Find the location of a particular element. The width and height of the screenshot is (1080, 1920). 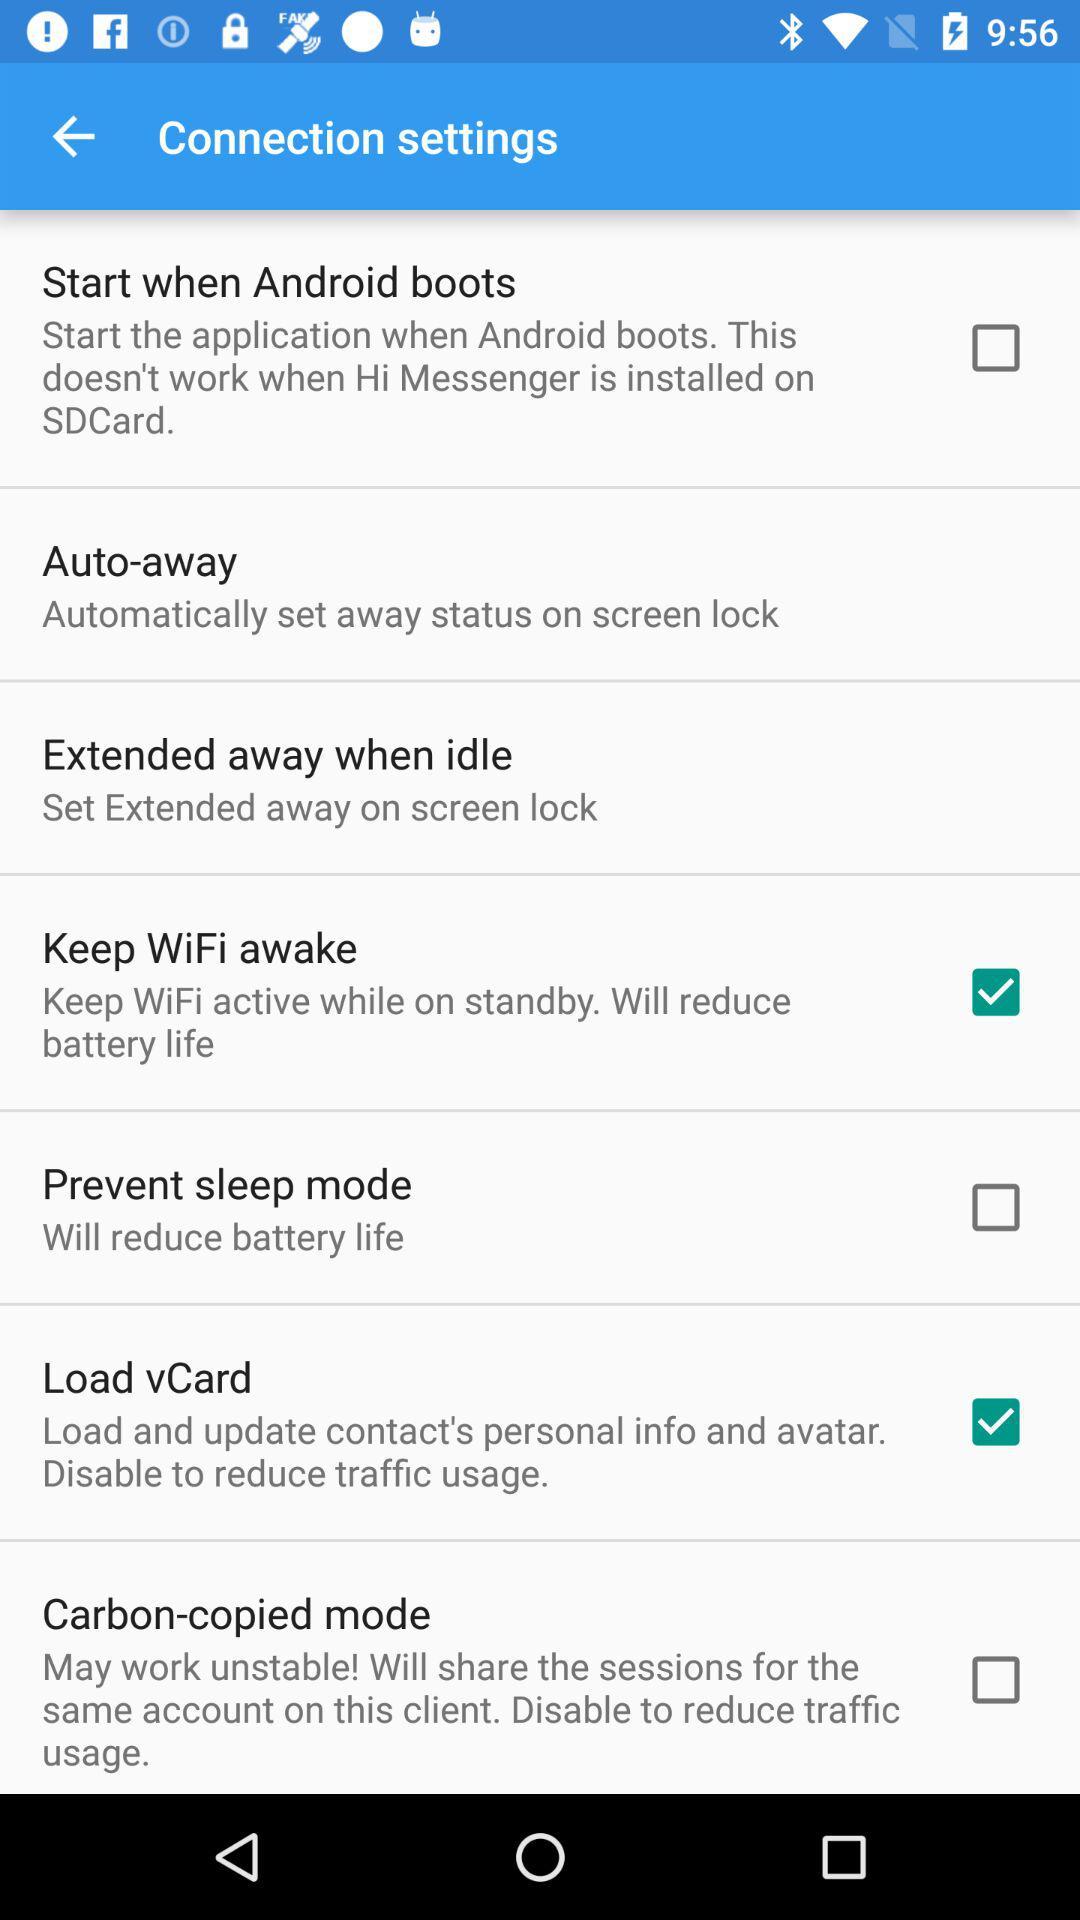

prevent sleep mode is located at coordinates (226, 1182).